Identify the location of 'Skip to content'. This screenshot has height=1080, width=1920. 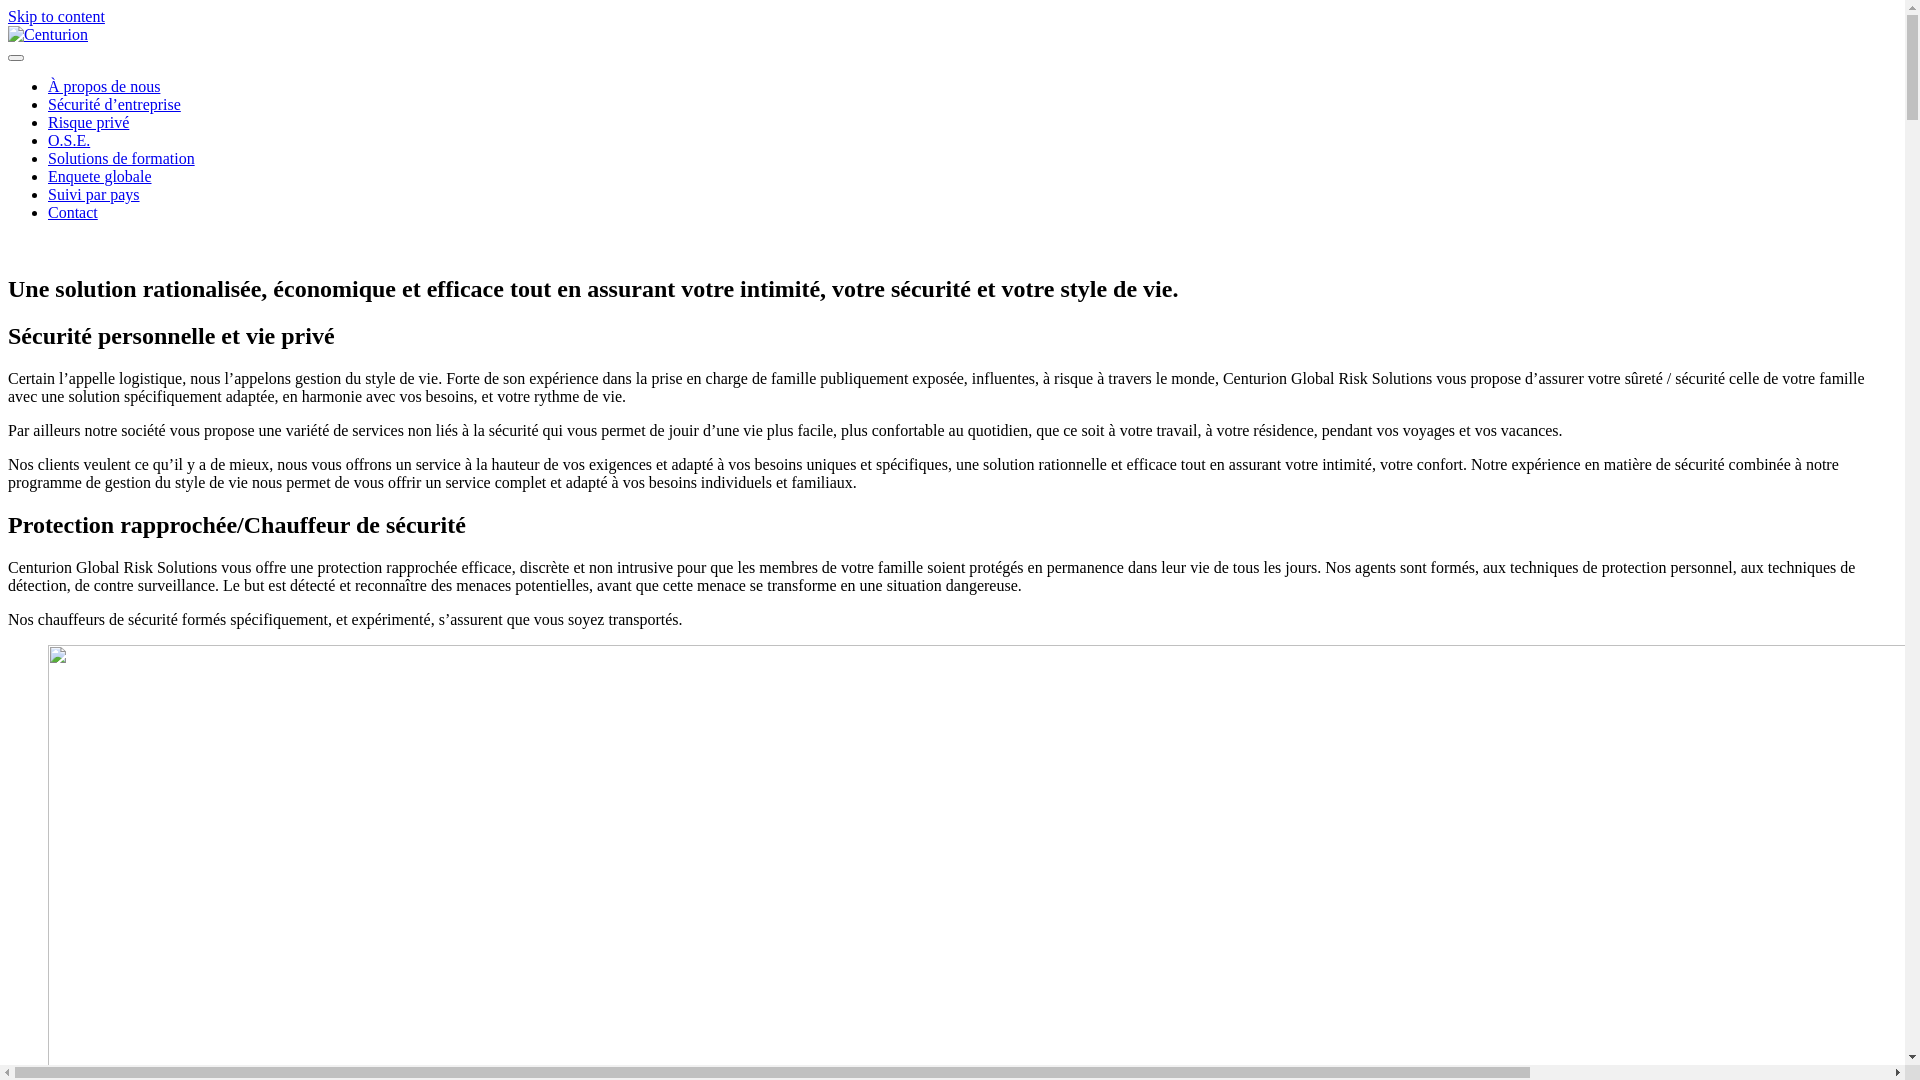
(56, 16).